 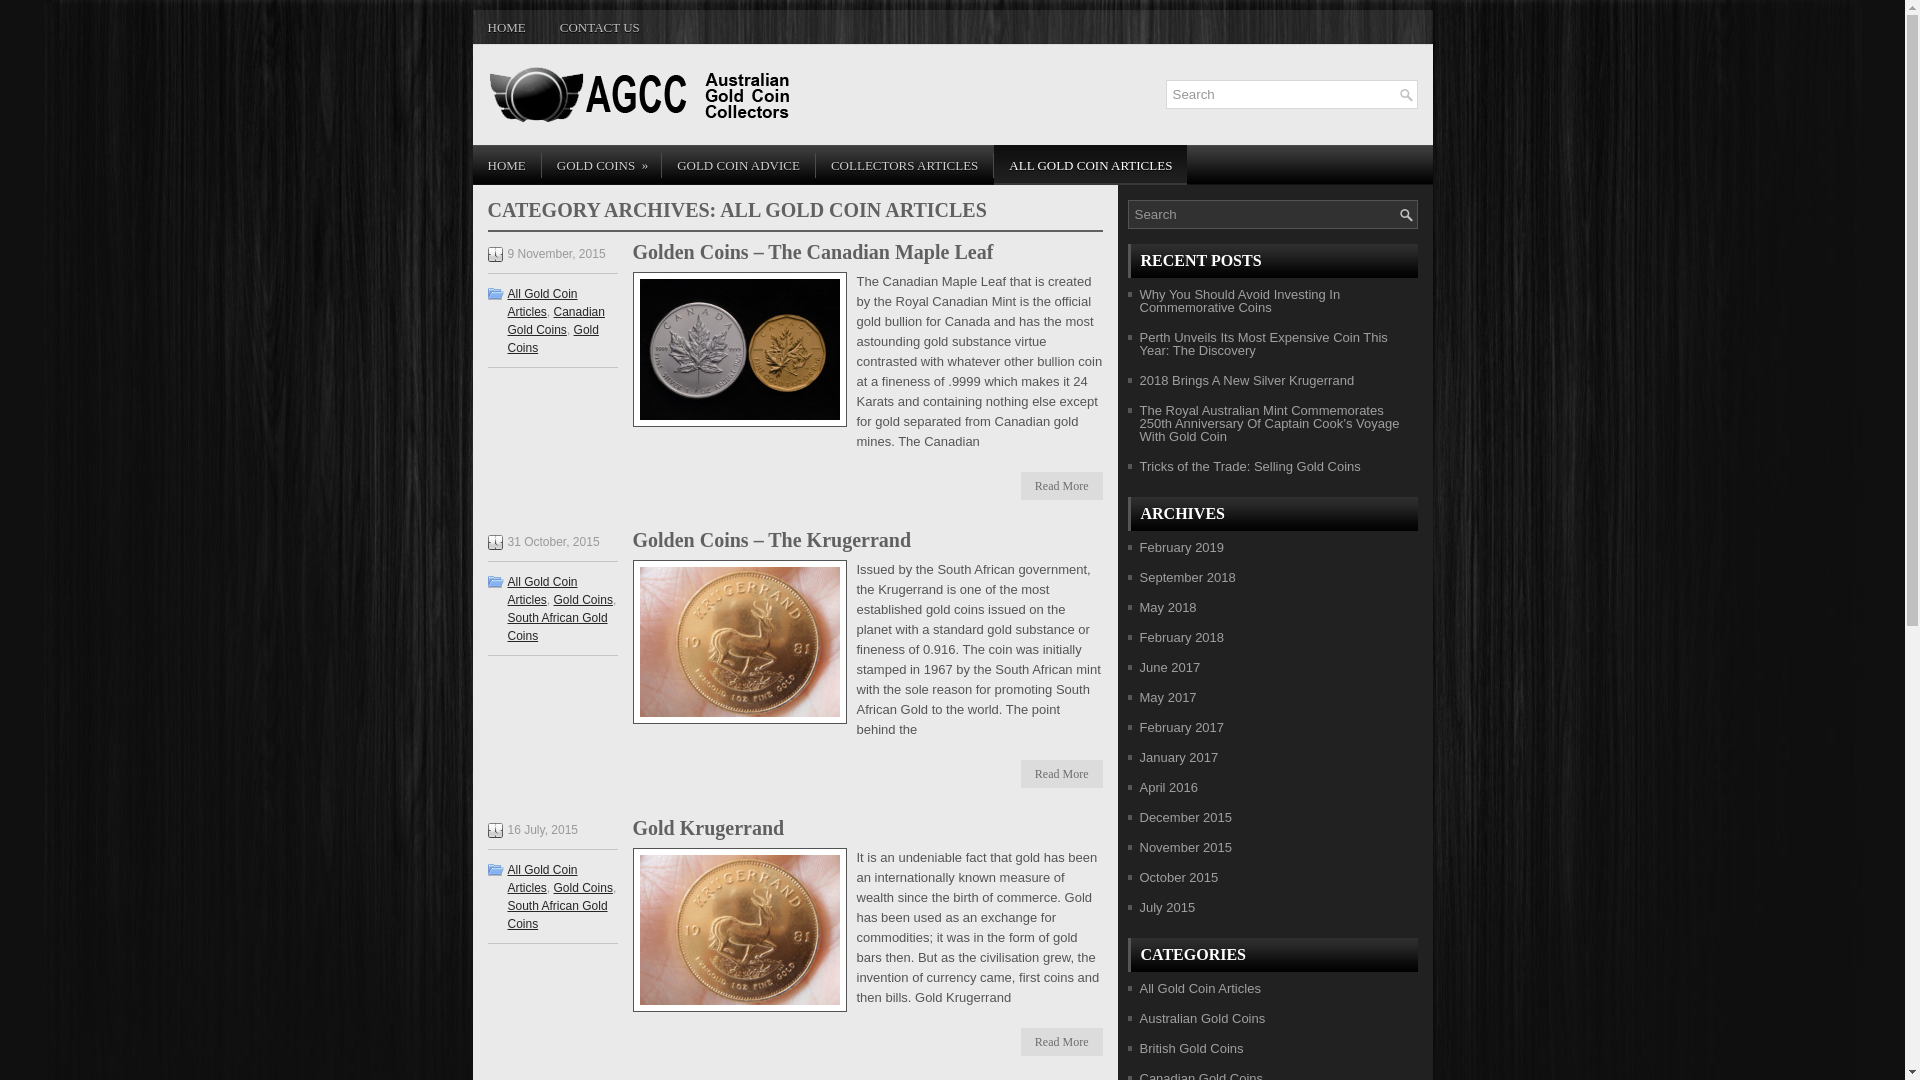 What do you see at coordinates (1140, 786) in the screenshot?
I see `'April 2016'` at bounding box center [1140, 786].